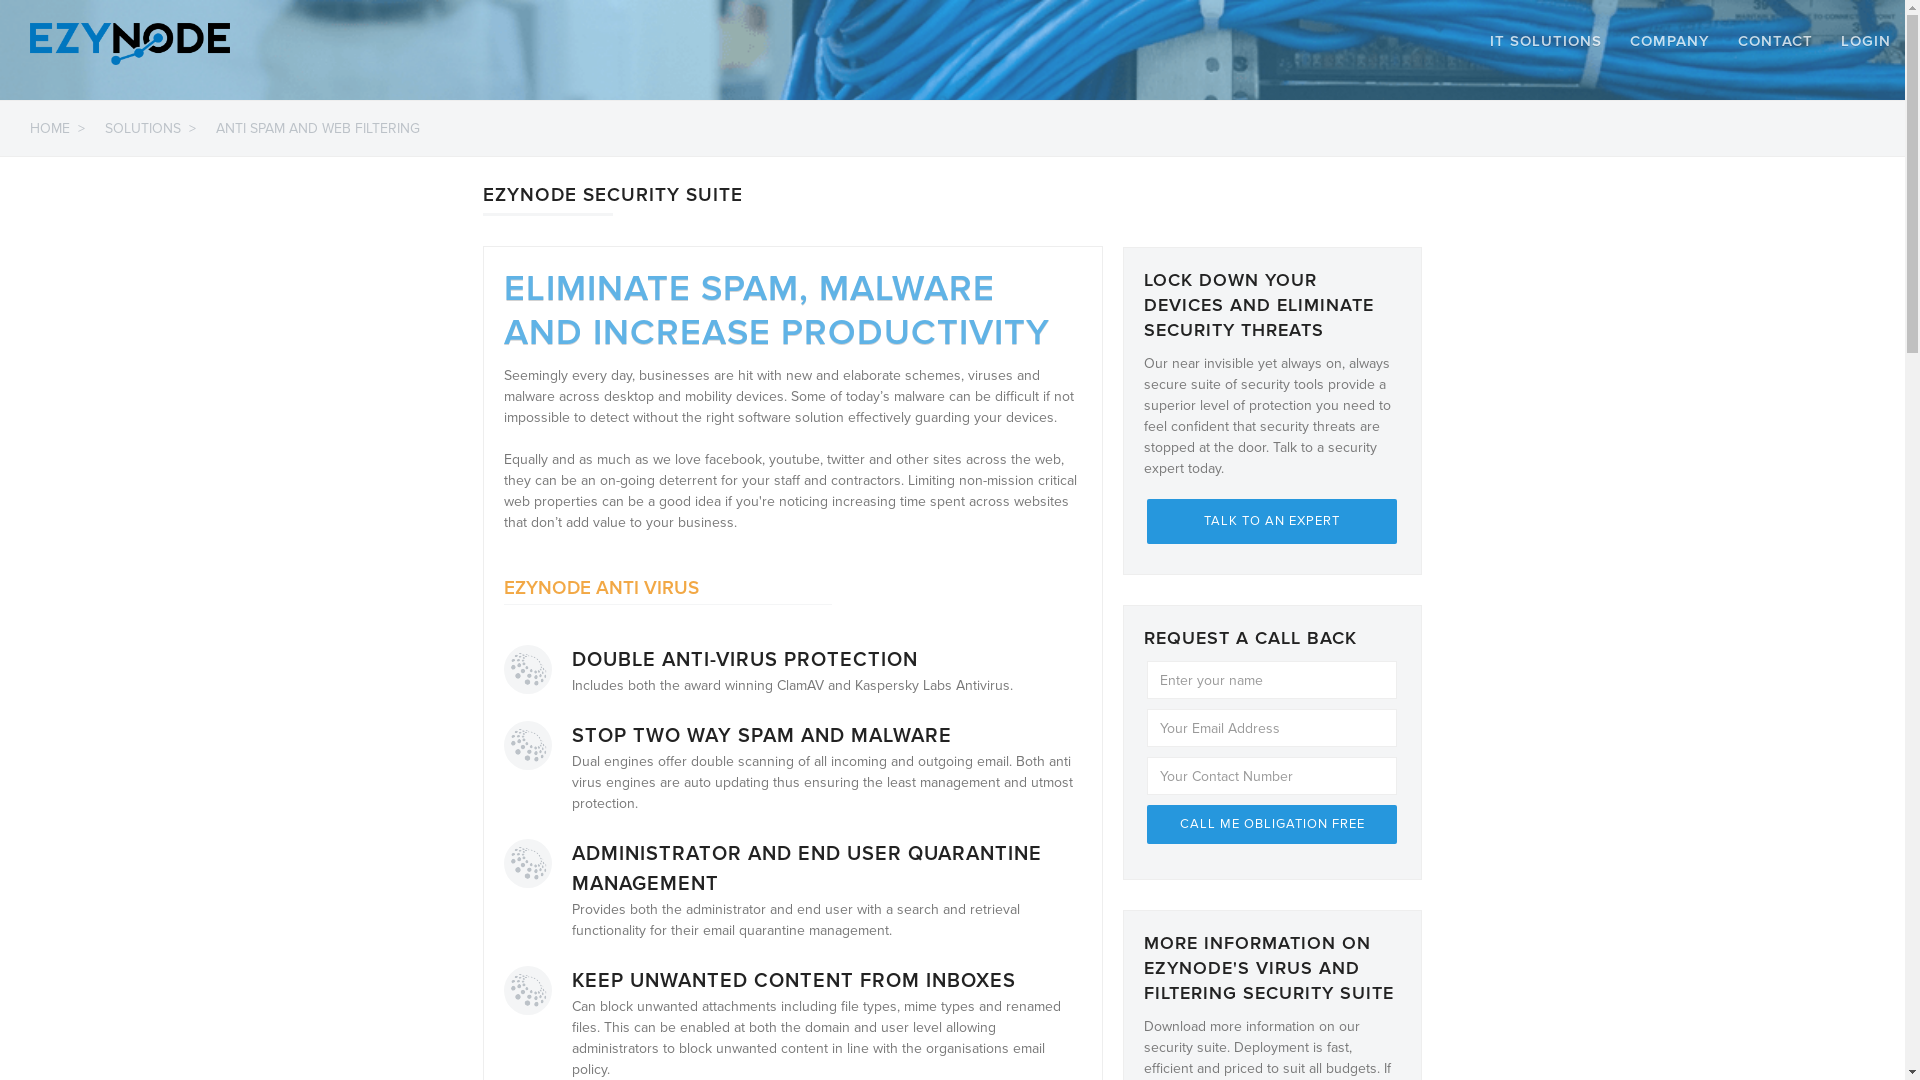 Image resolution: width=1920 pixels, height=1080 pixels. I want to click on 'SOLUTIONS  >', so click(149, 128).